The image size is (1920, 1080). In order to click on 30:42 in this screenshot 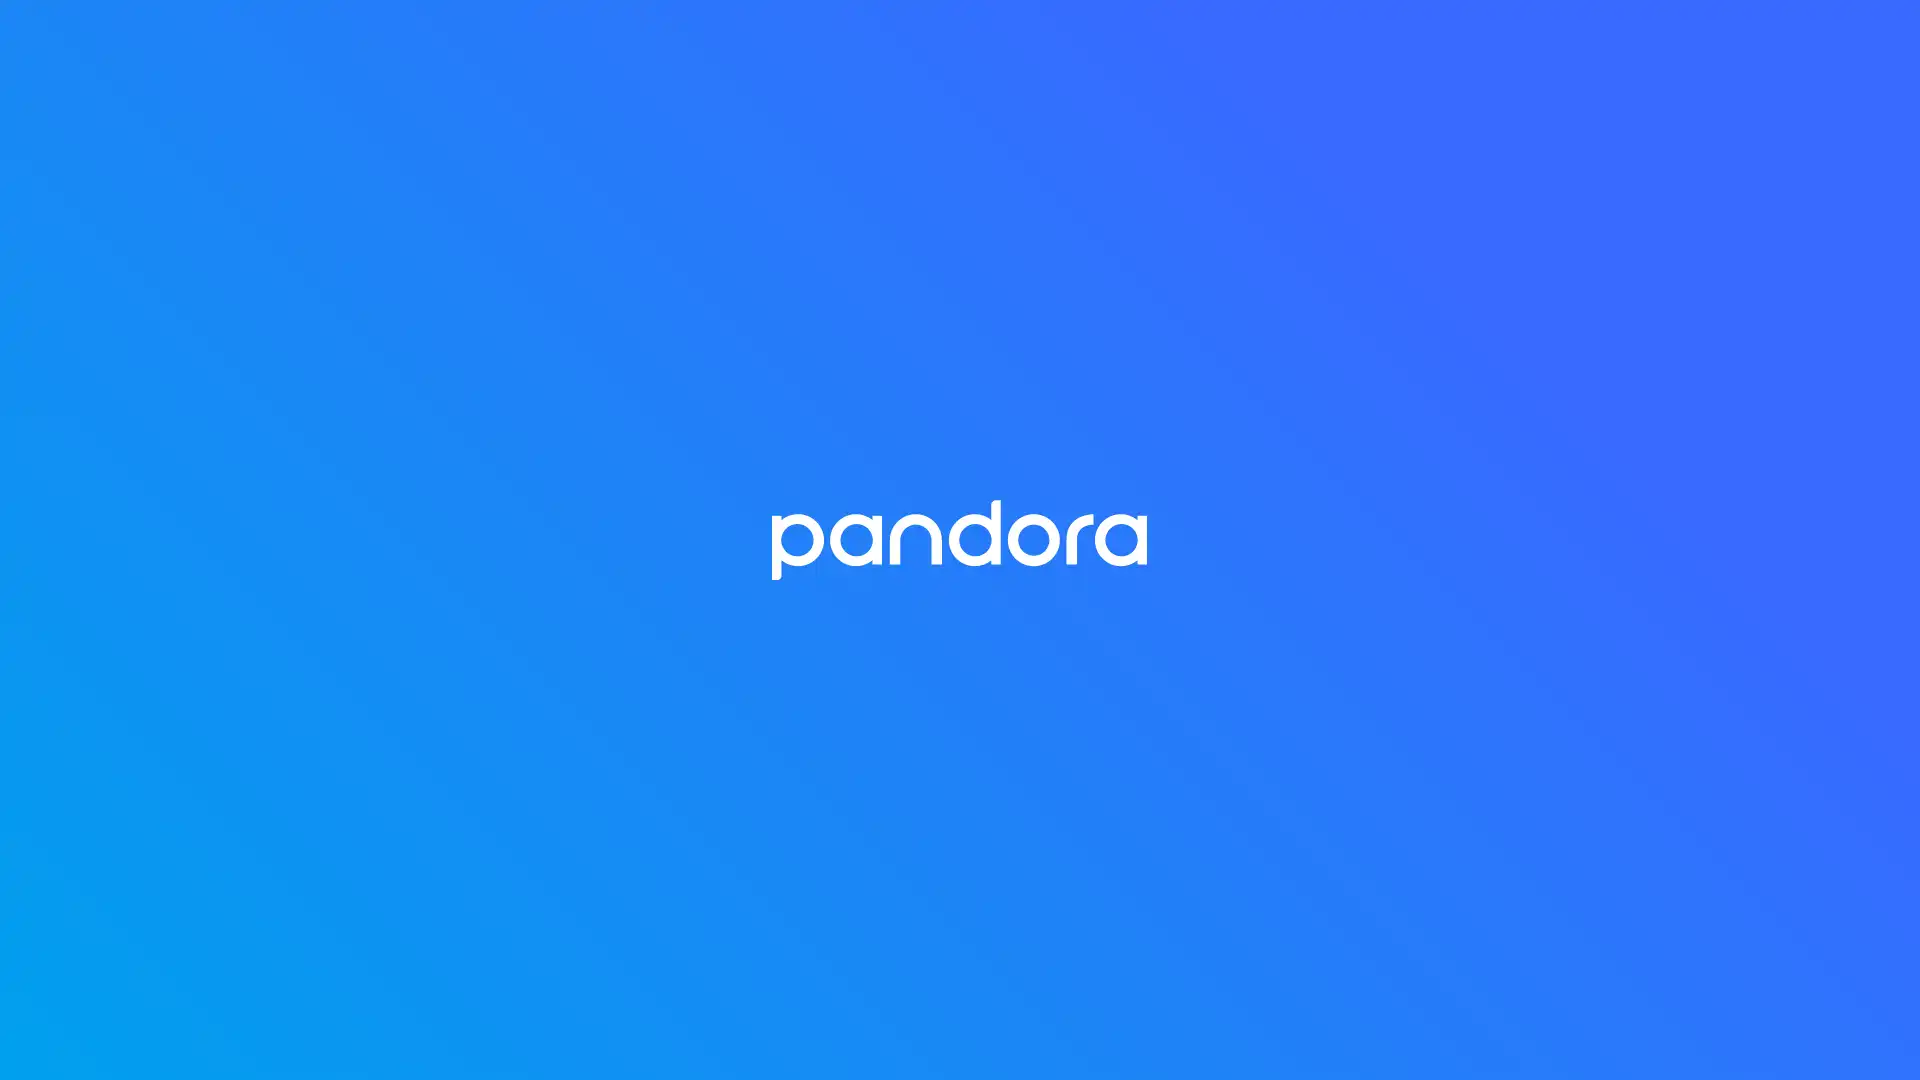, I will do `click(1656, 936)`.